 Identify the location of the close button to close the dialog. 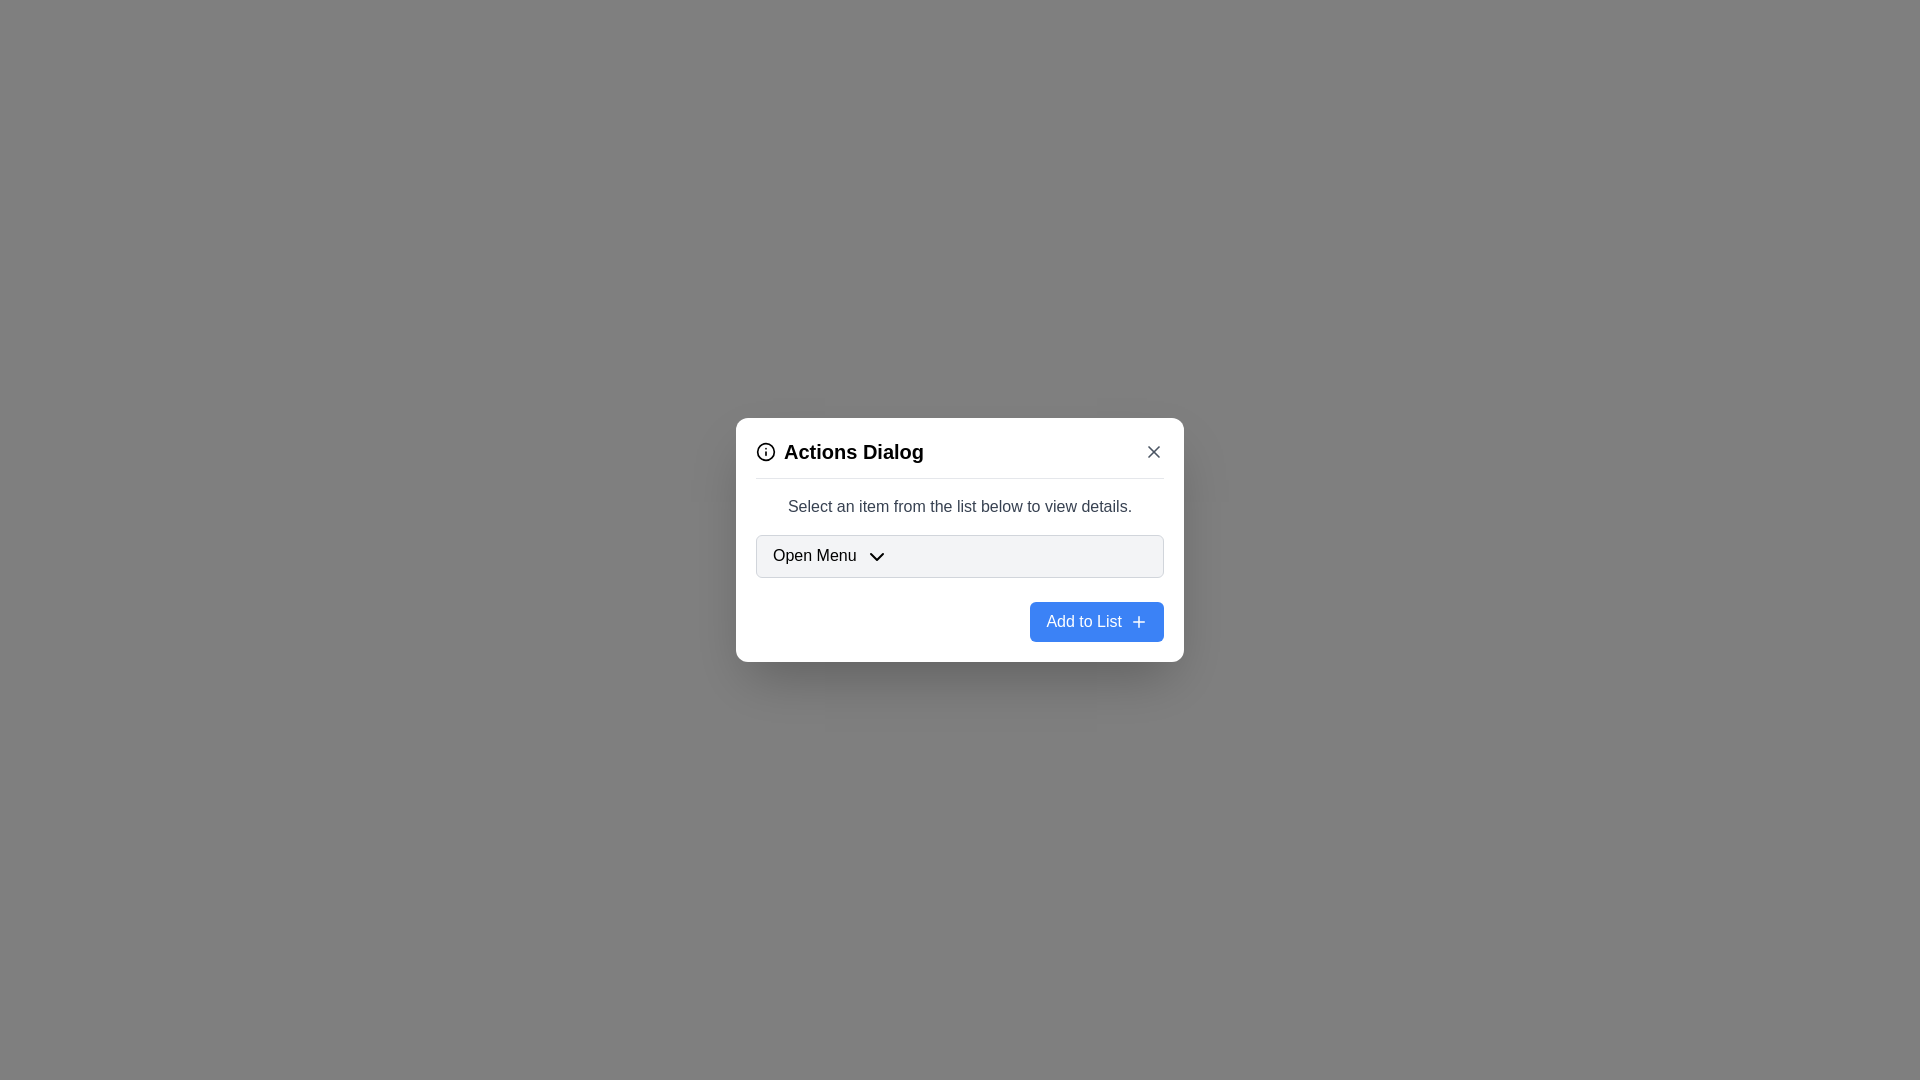
(1153, 451).